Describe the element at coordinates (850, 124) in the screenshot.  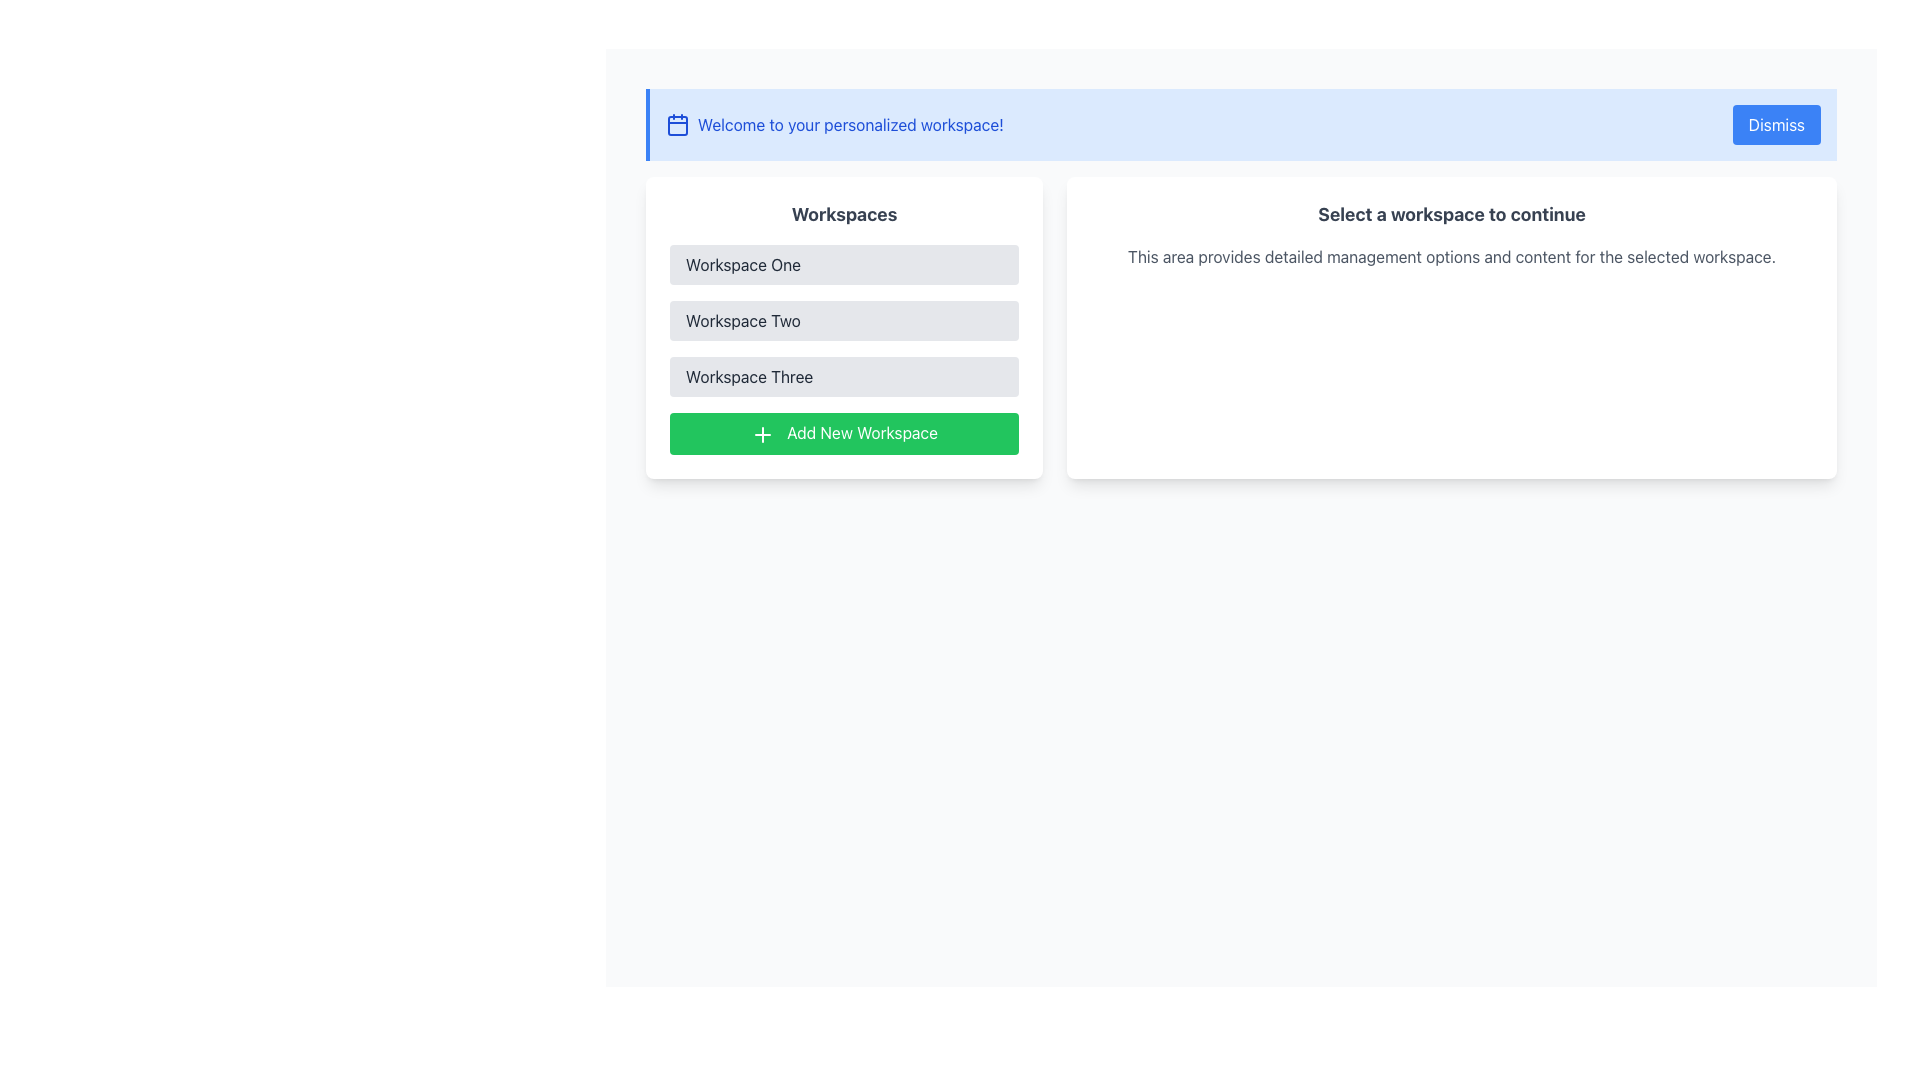
I see `the Informational Text welcoming the user to their workspace, located near the top of the interface to the right of a small calendar icon` at that location.